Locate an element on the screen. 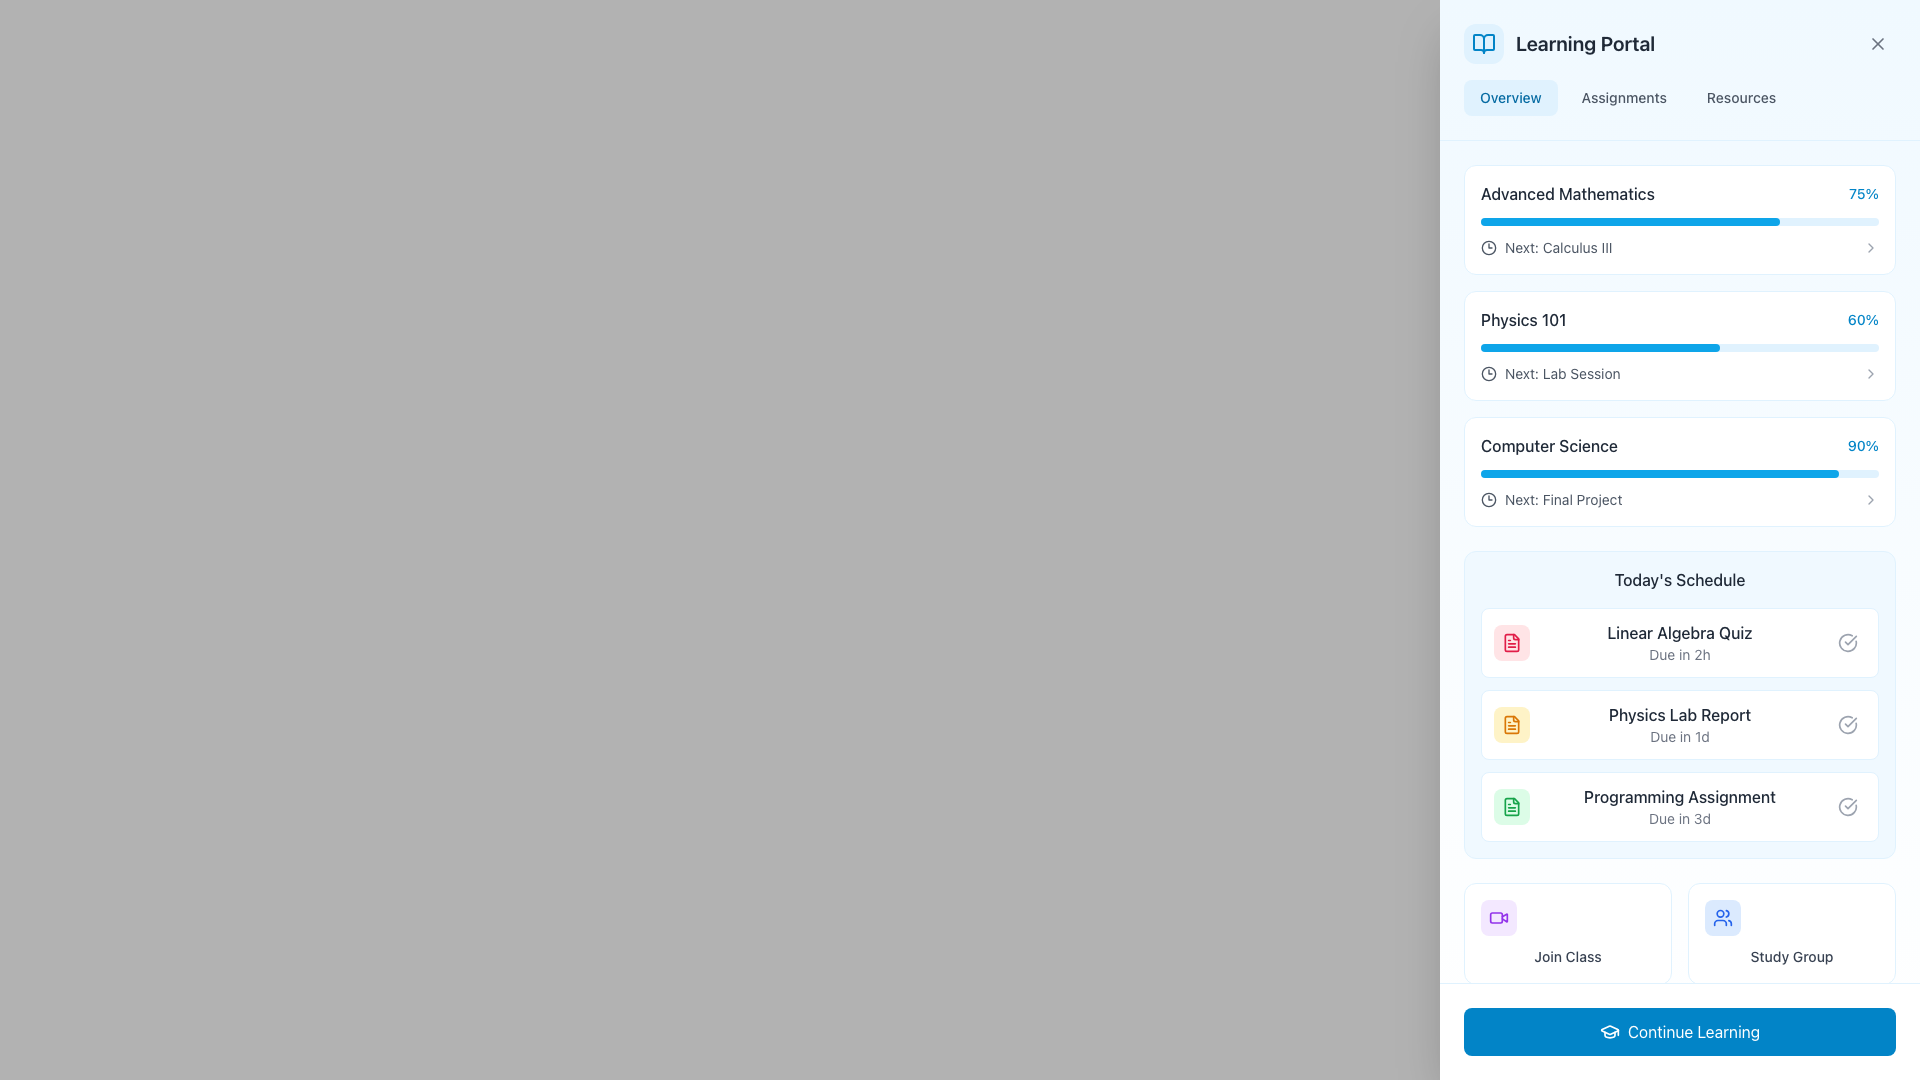  the second item in the 'Today's Schedule' list, which represents a specific assignment is located at coordinates (1680, 725).